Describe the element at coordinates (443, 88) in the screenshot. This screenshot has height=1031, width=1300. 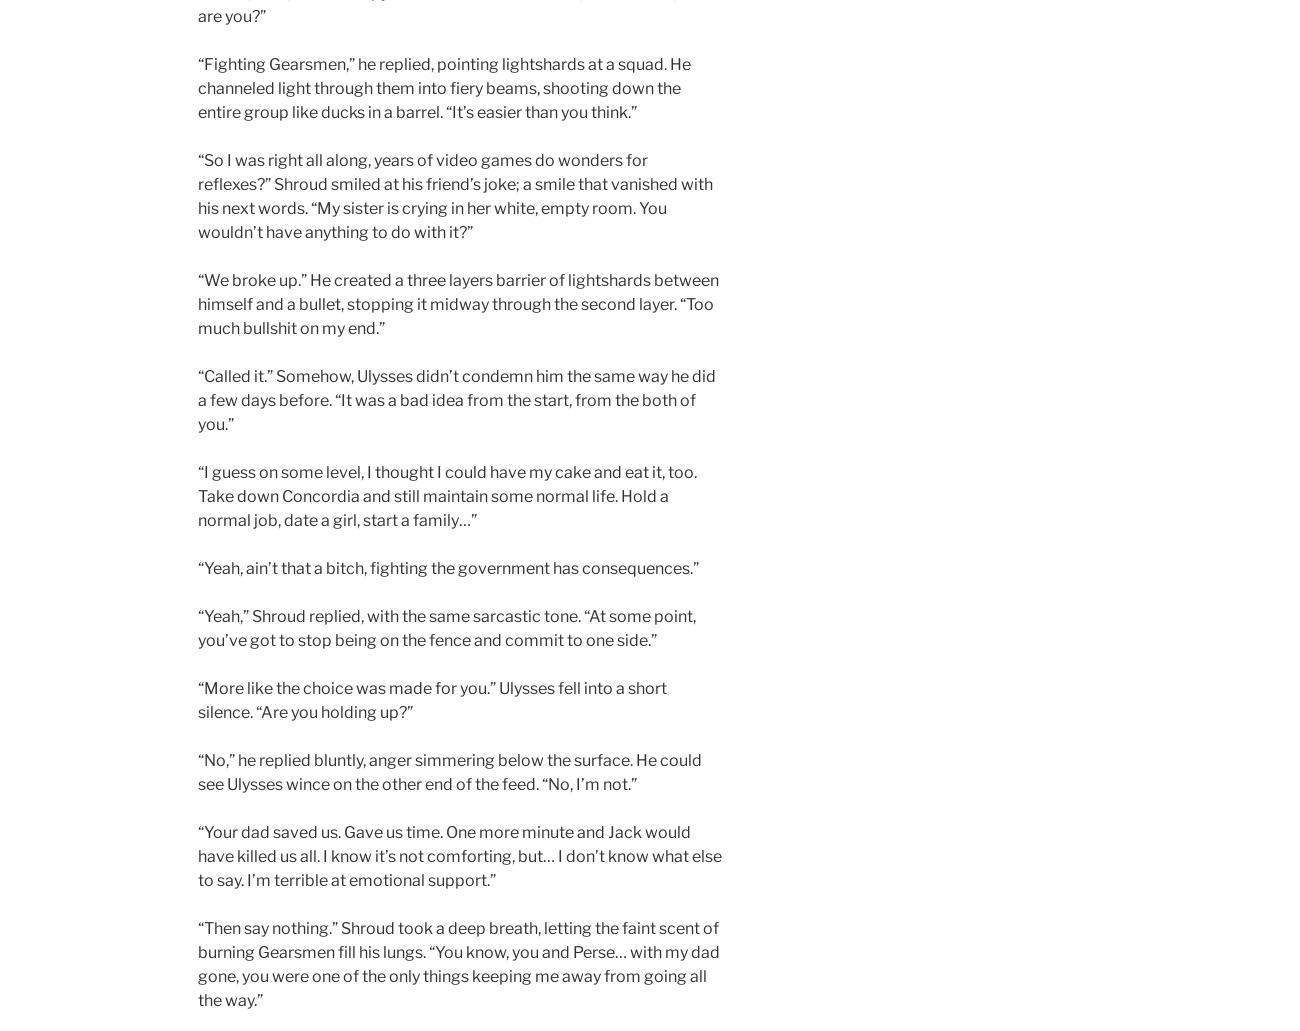
I see `'“Fighting Gearsmen,” he replied, pointing lightshards at a squad. He channeled light through them into fiery beams, shooting down the entire group like ducks in a barrel. “It’s easier than you think.”'` at that location.